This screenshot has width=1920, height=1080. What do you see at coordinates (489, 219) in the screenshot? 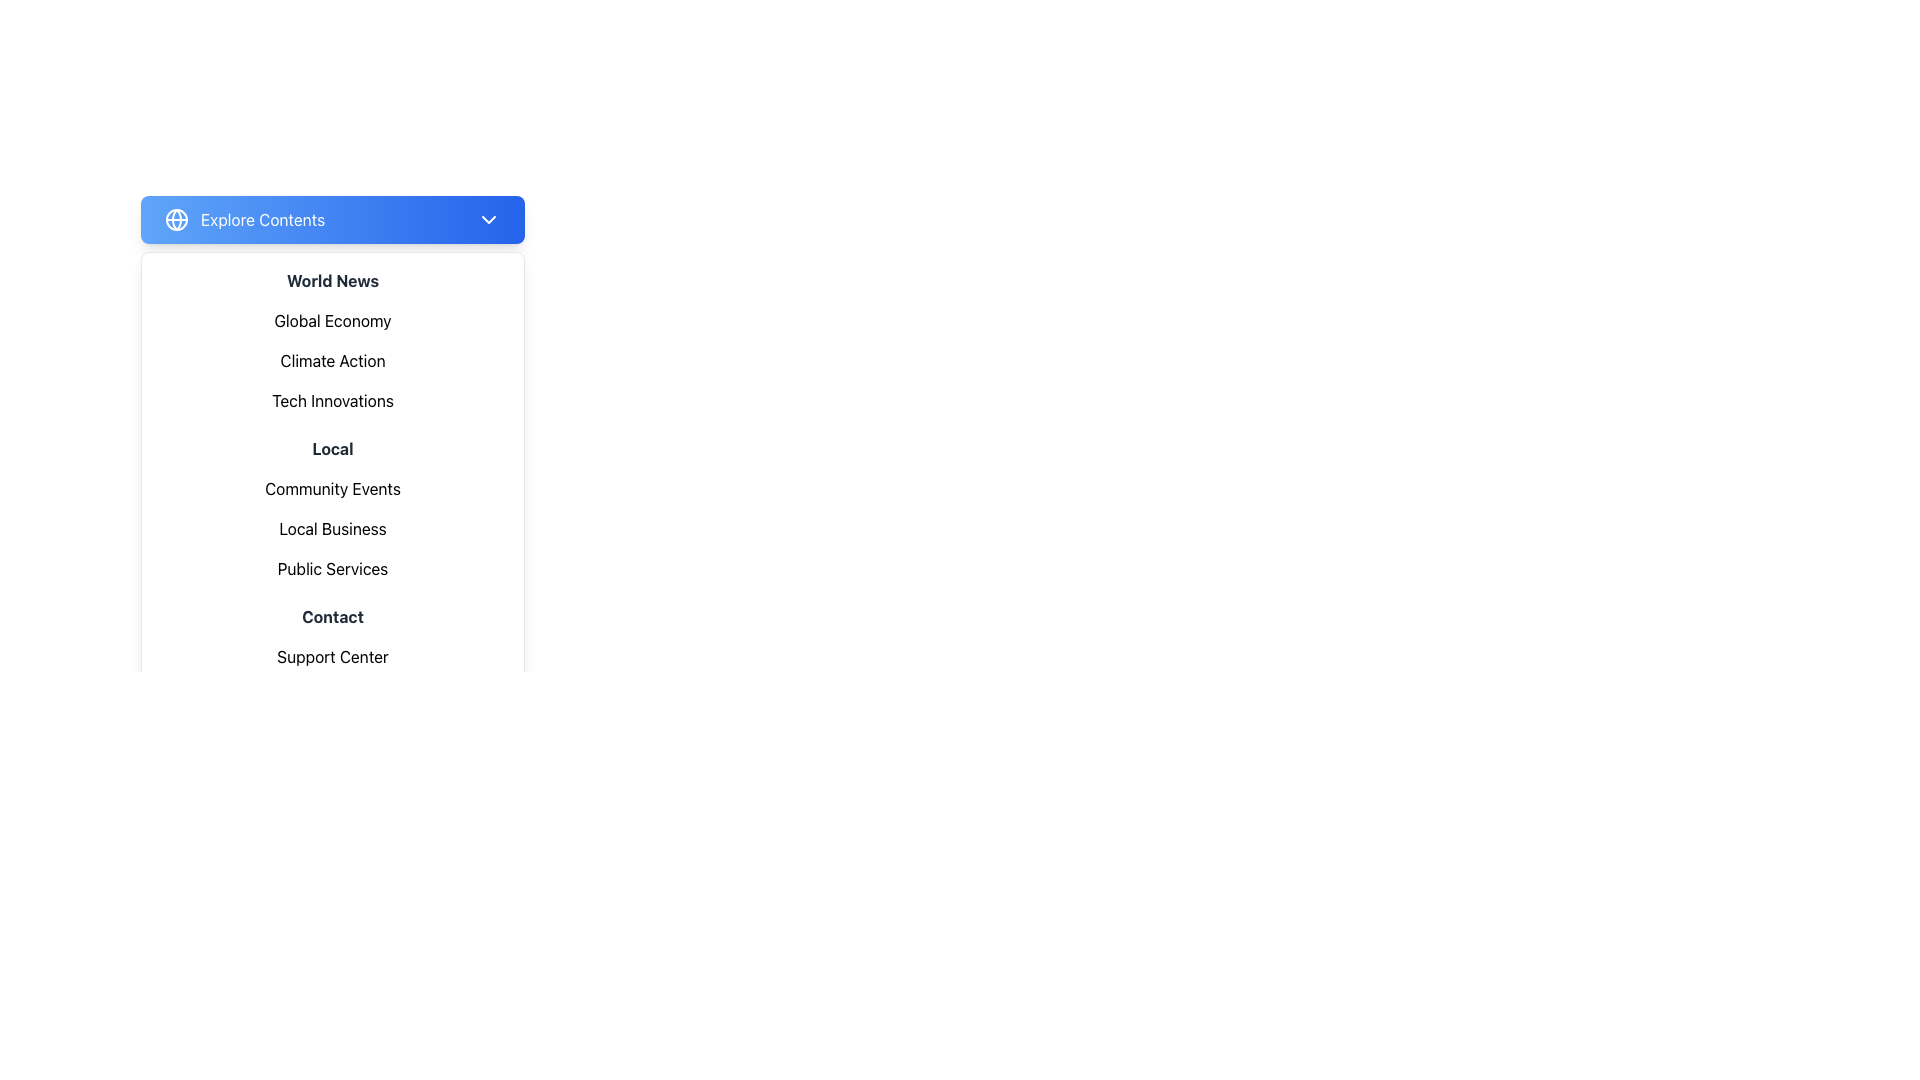
I see `the downward-facing chevron icon located at the far right end of the blue button labeled 'Explore Contents'` at bounding box center [489, 219].